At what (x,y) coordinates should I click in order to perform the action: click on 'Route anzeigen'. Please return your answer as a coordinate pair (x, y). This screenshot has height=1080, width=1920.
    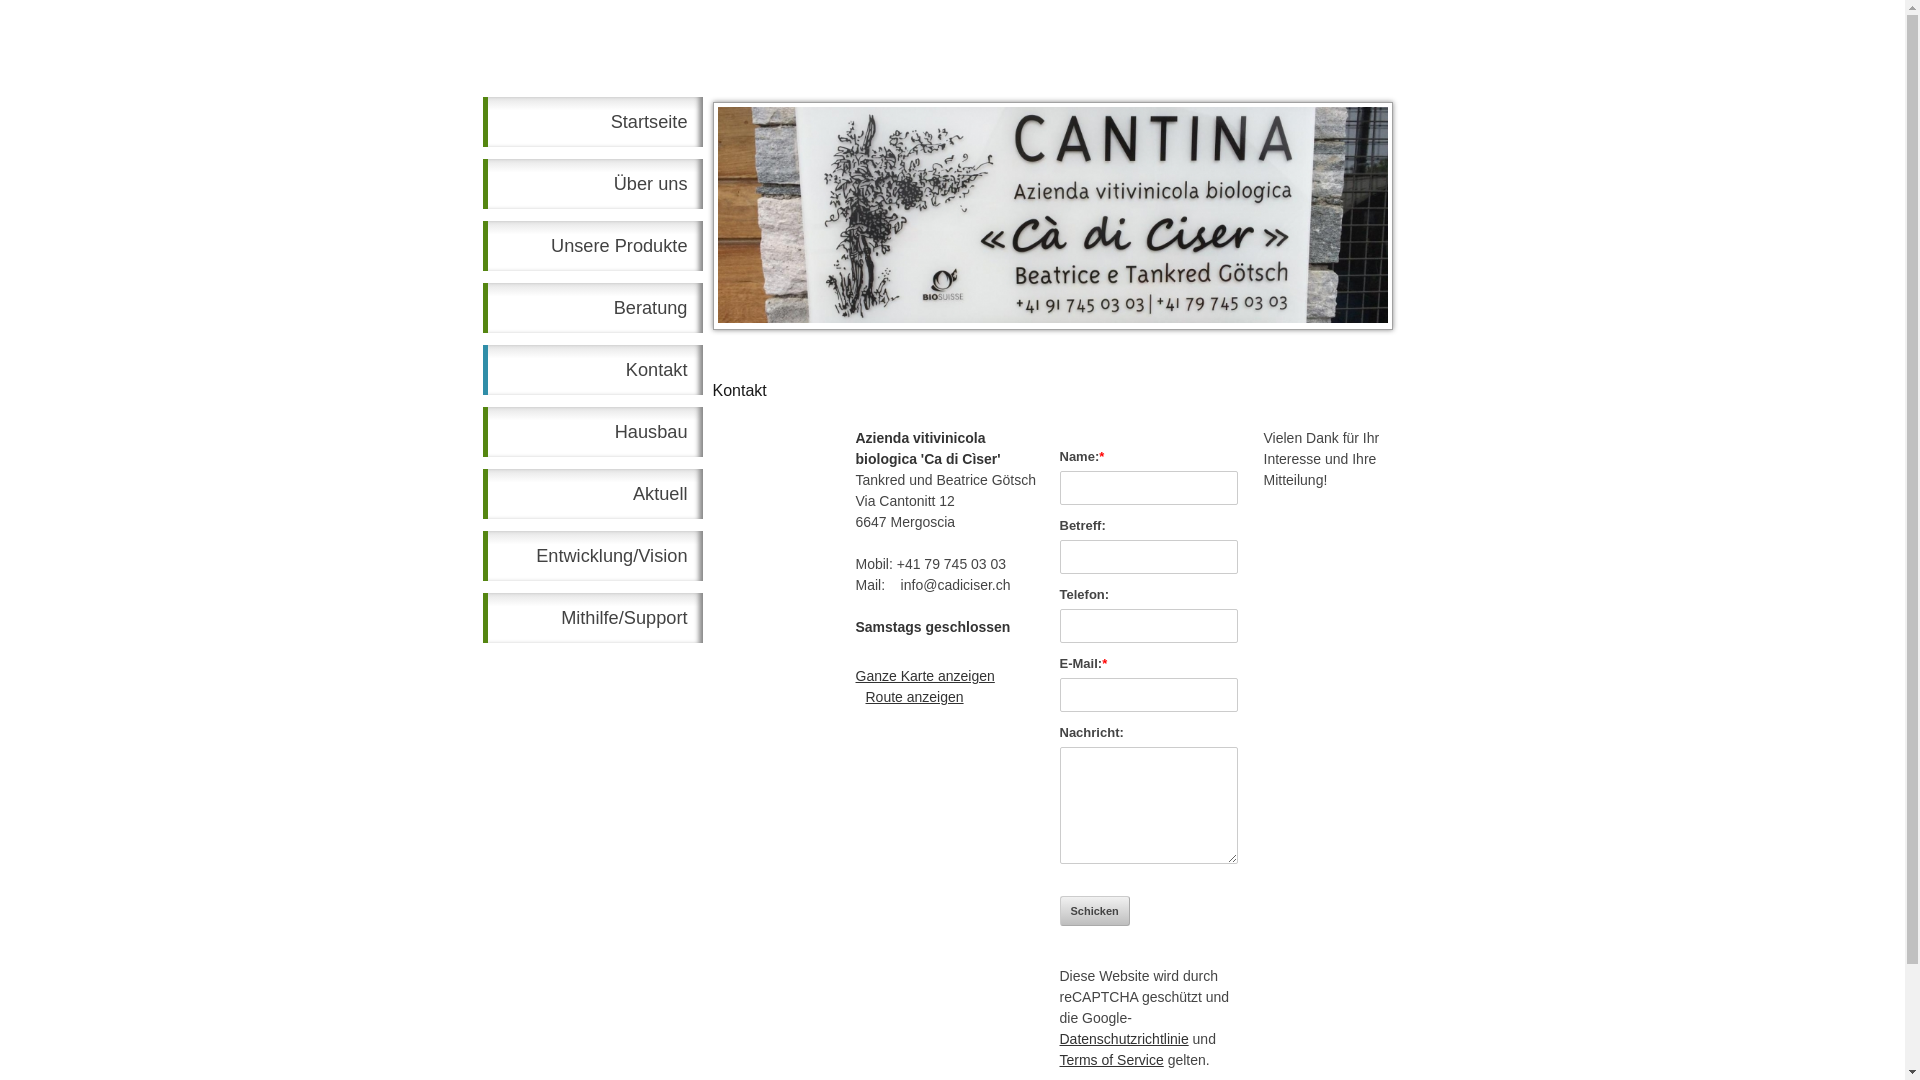
    Looking at the image, I should click on (914, 696).